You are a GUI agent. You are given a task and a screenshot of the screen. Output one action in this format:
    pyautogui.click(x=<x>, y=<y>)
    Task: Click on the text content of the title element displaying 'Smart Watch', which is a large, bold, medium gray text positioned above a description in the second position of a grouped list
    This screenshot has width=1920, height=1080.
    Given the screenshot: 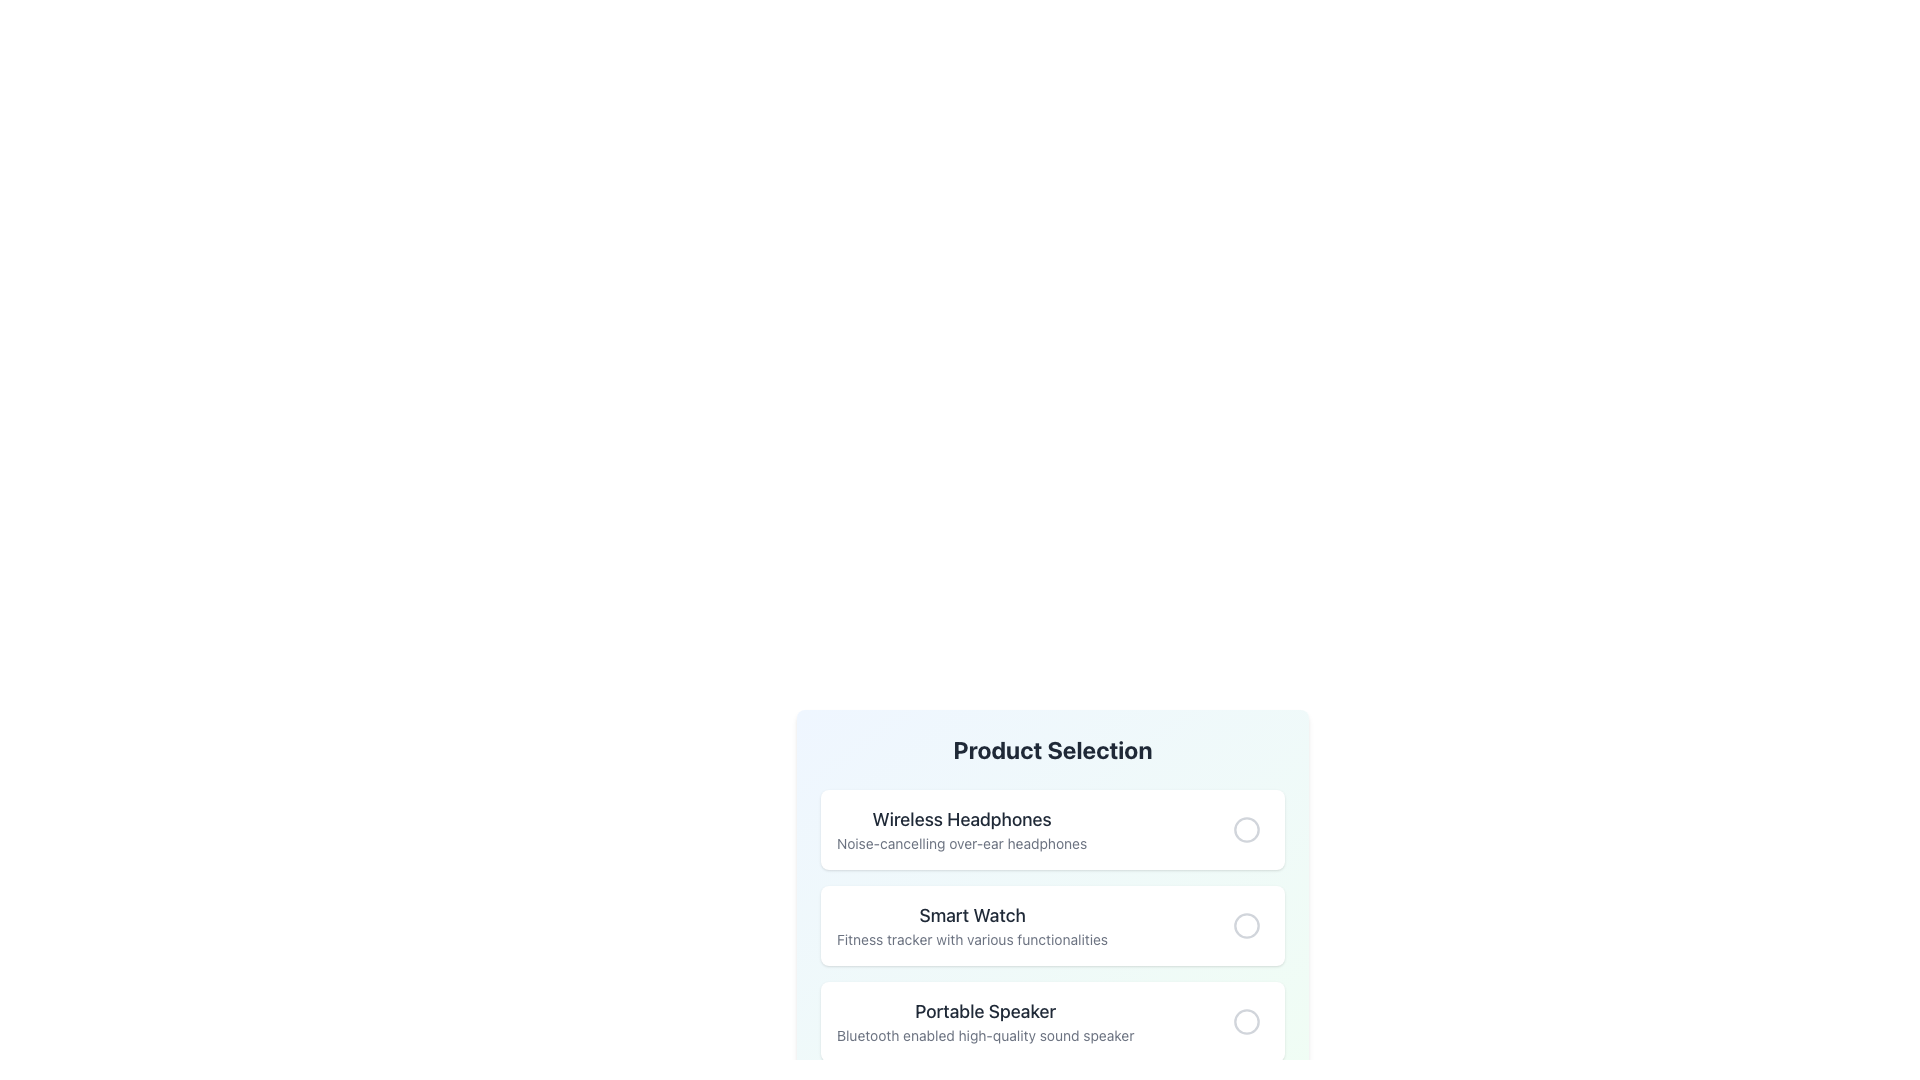 What is the action you would take?
    pyautogui.click(x=972, y=915)
    